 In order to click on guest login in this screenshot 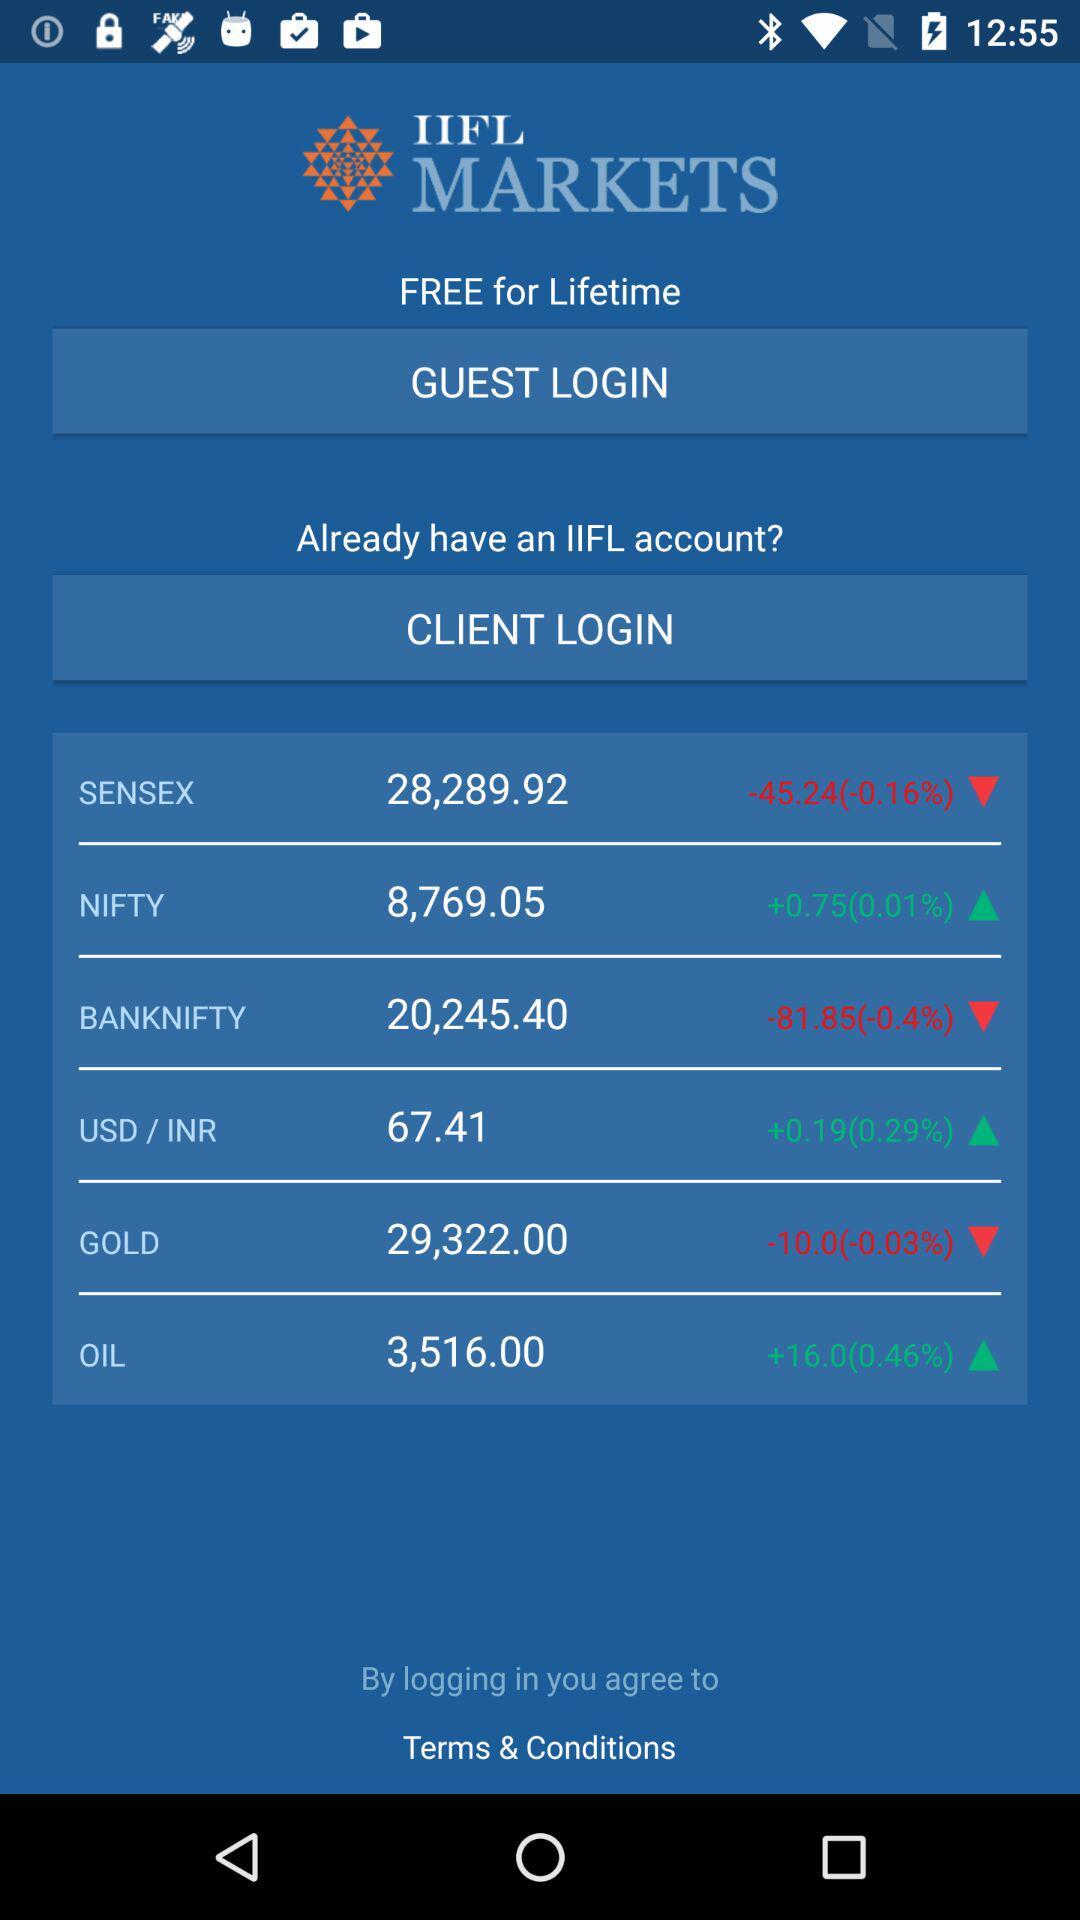, I will do `click(540, 380)`.